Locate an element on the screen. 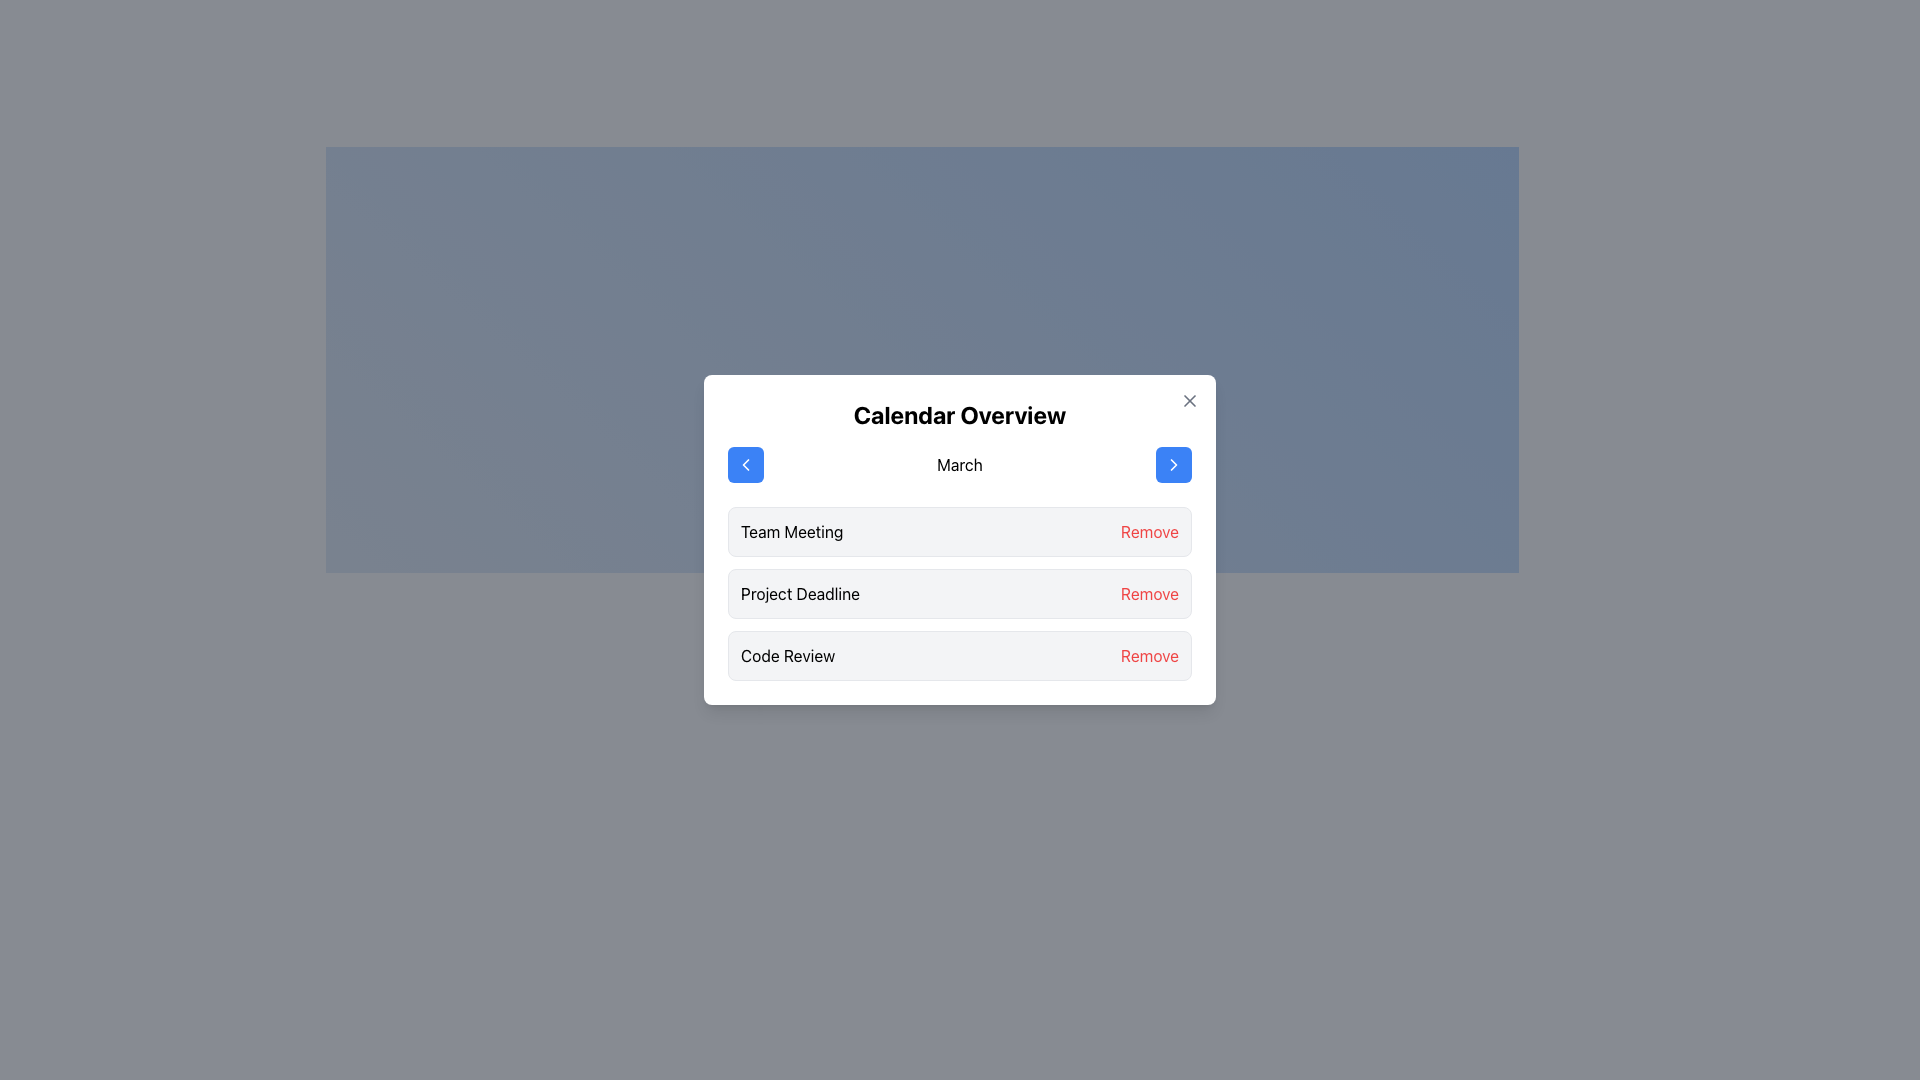 The image size is (1920, 1080). the chevron-right arrow icon in the toolbar is located at coordinates (1173, 465).